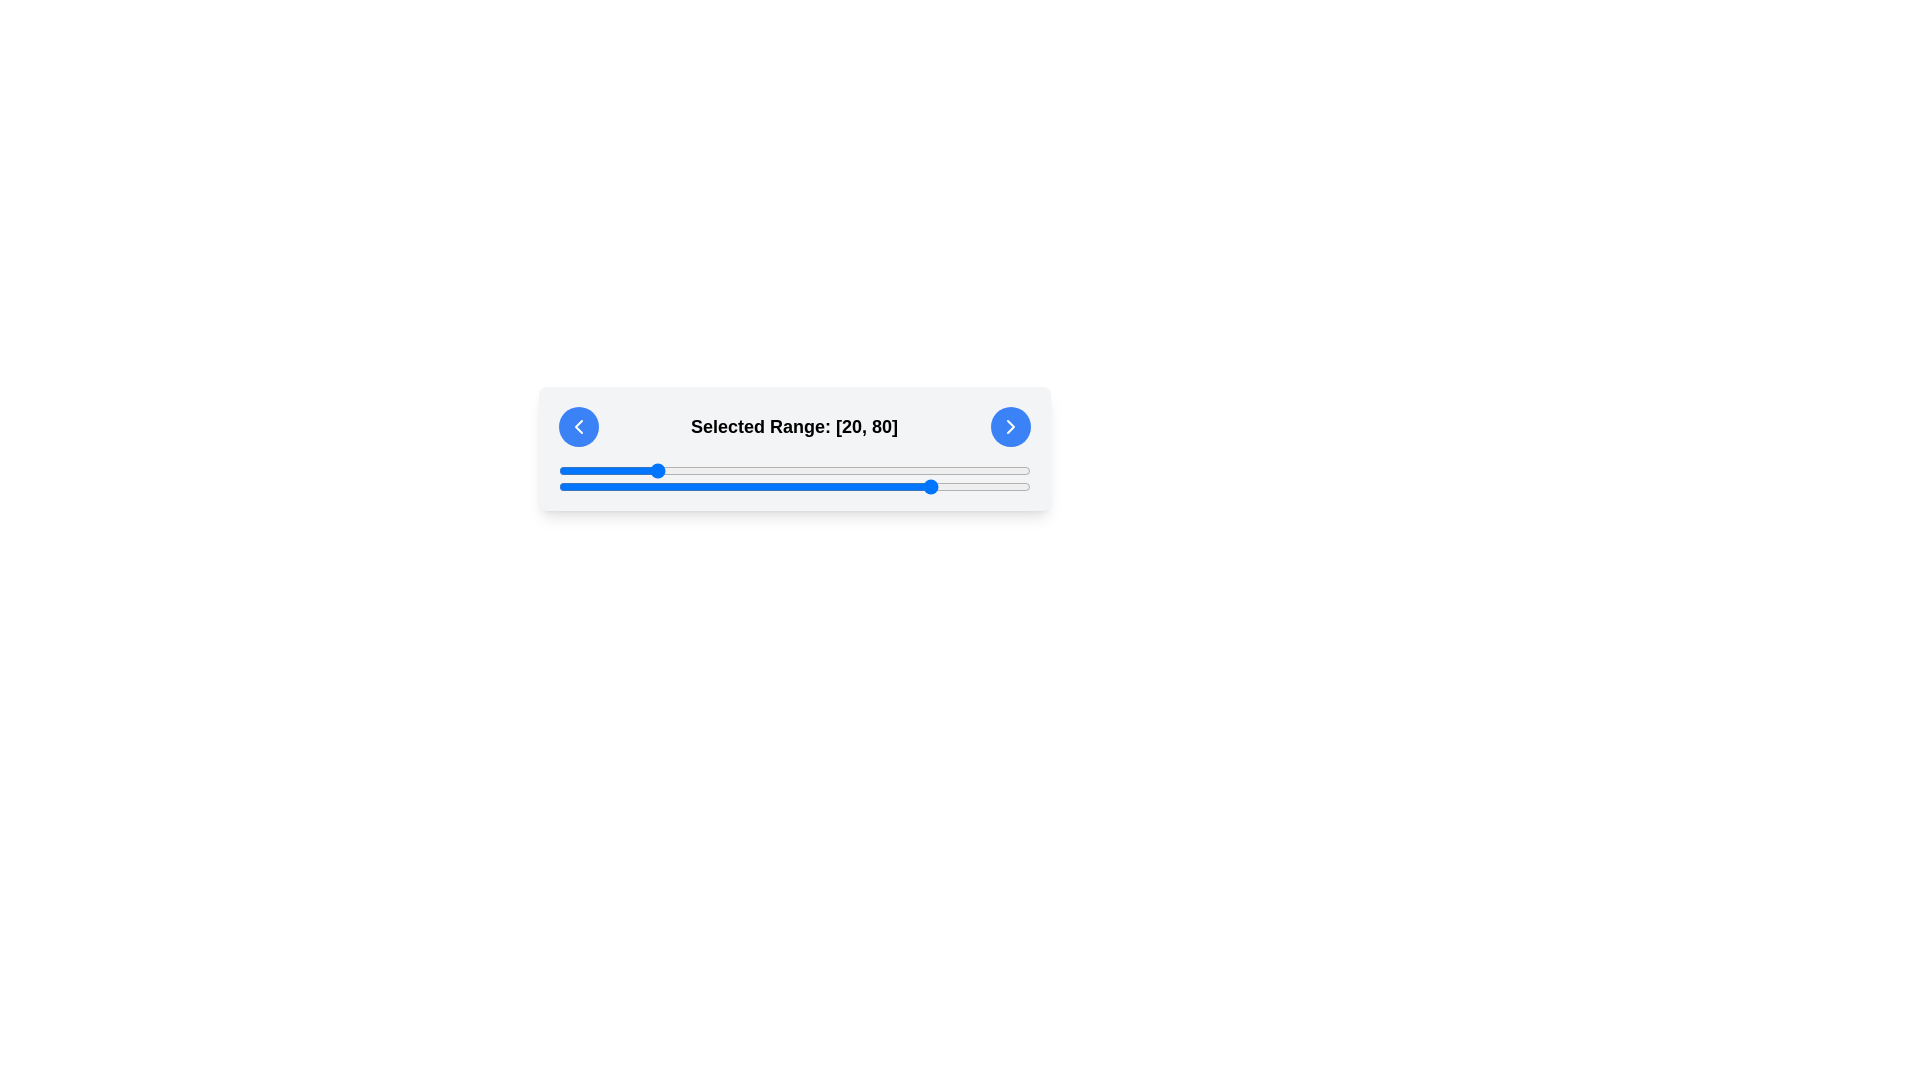 The image size is (1920, 1080). What do you see at coordinates (719, 486) in the screenshot?
I see `the slider` at bounding box center [719, 486].